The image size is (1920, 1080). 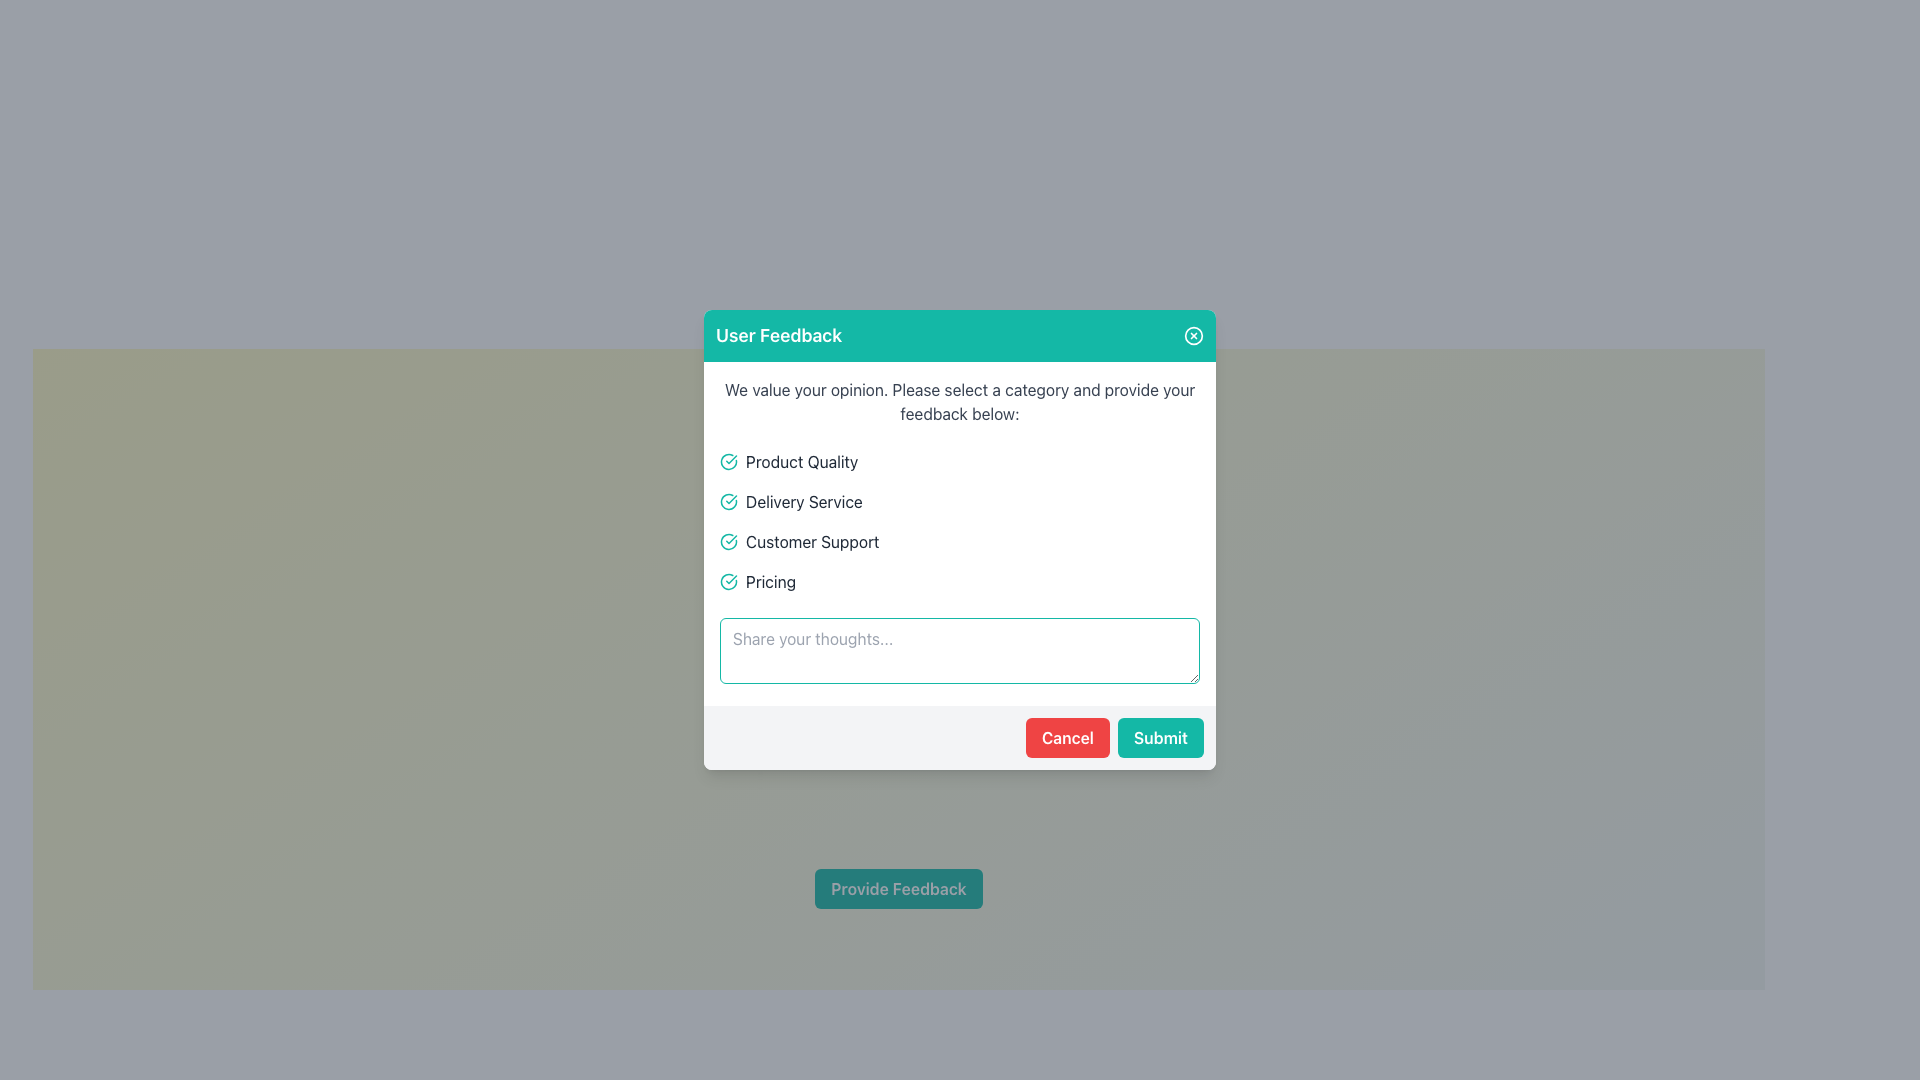 What do you see at coordinates (1161, 737) in the screenshot?
I see `the 'Submit' button with teal background and white text` at bounding box center [1161, 737].